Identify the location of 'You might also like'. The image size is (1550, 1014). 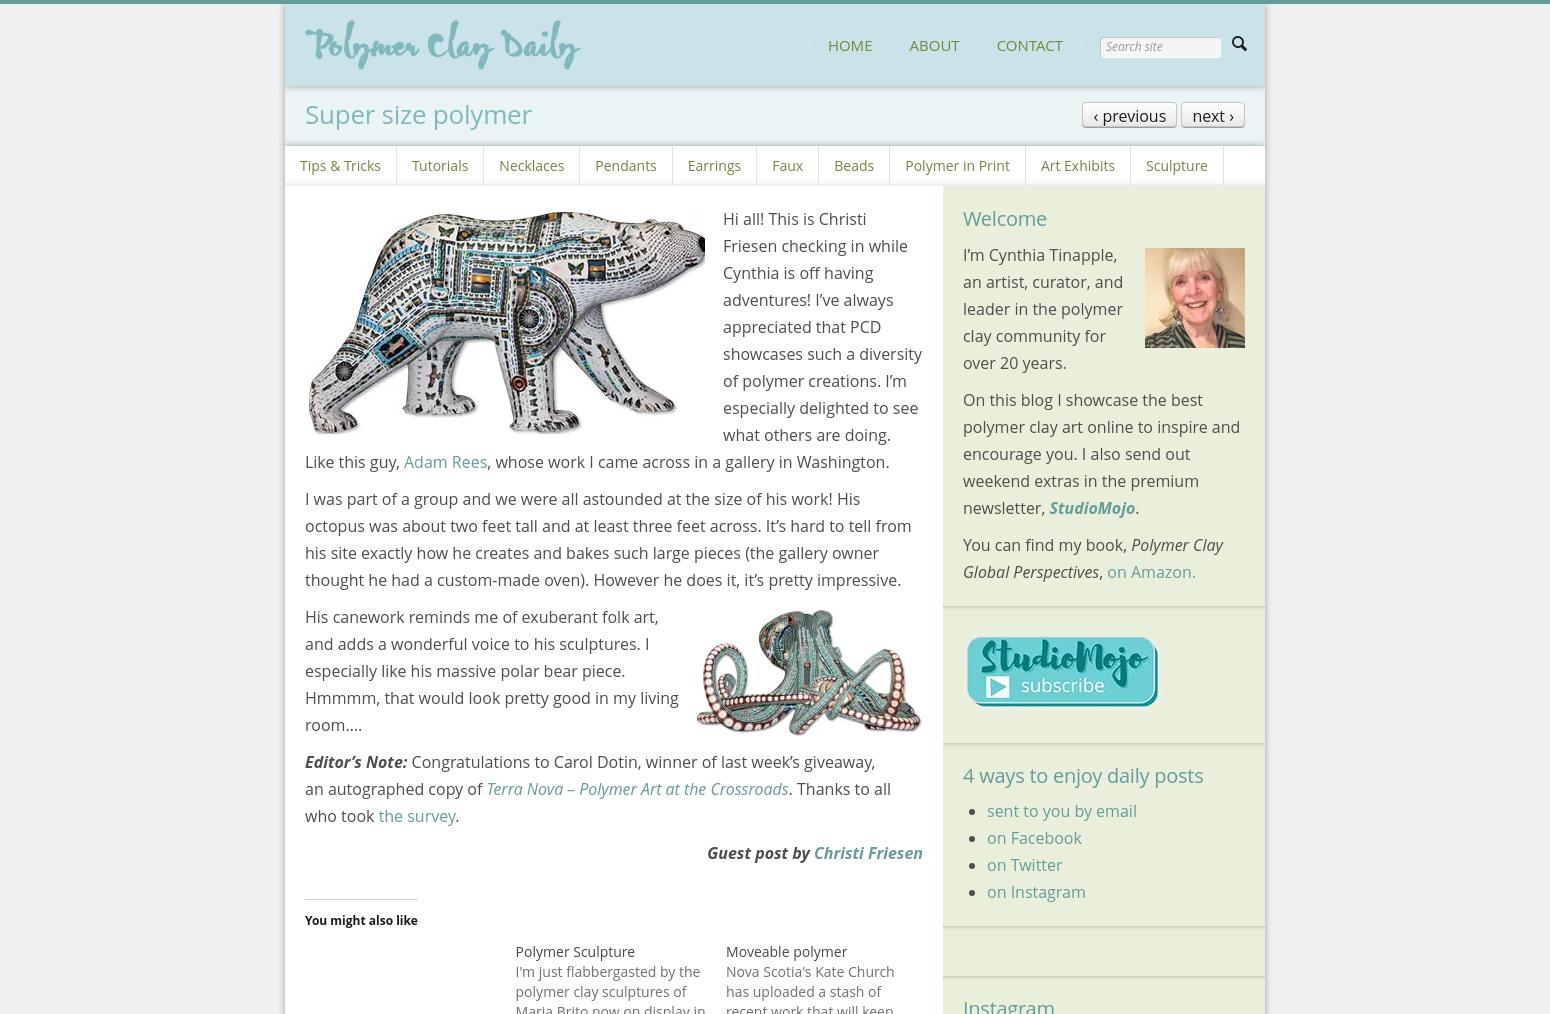
(305, 919).